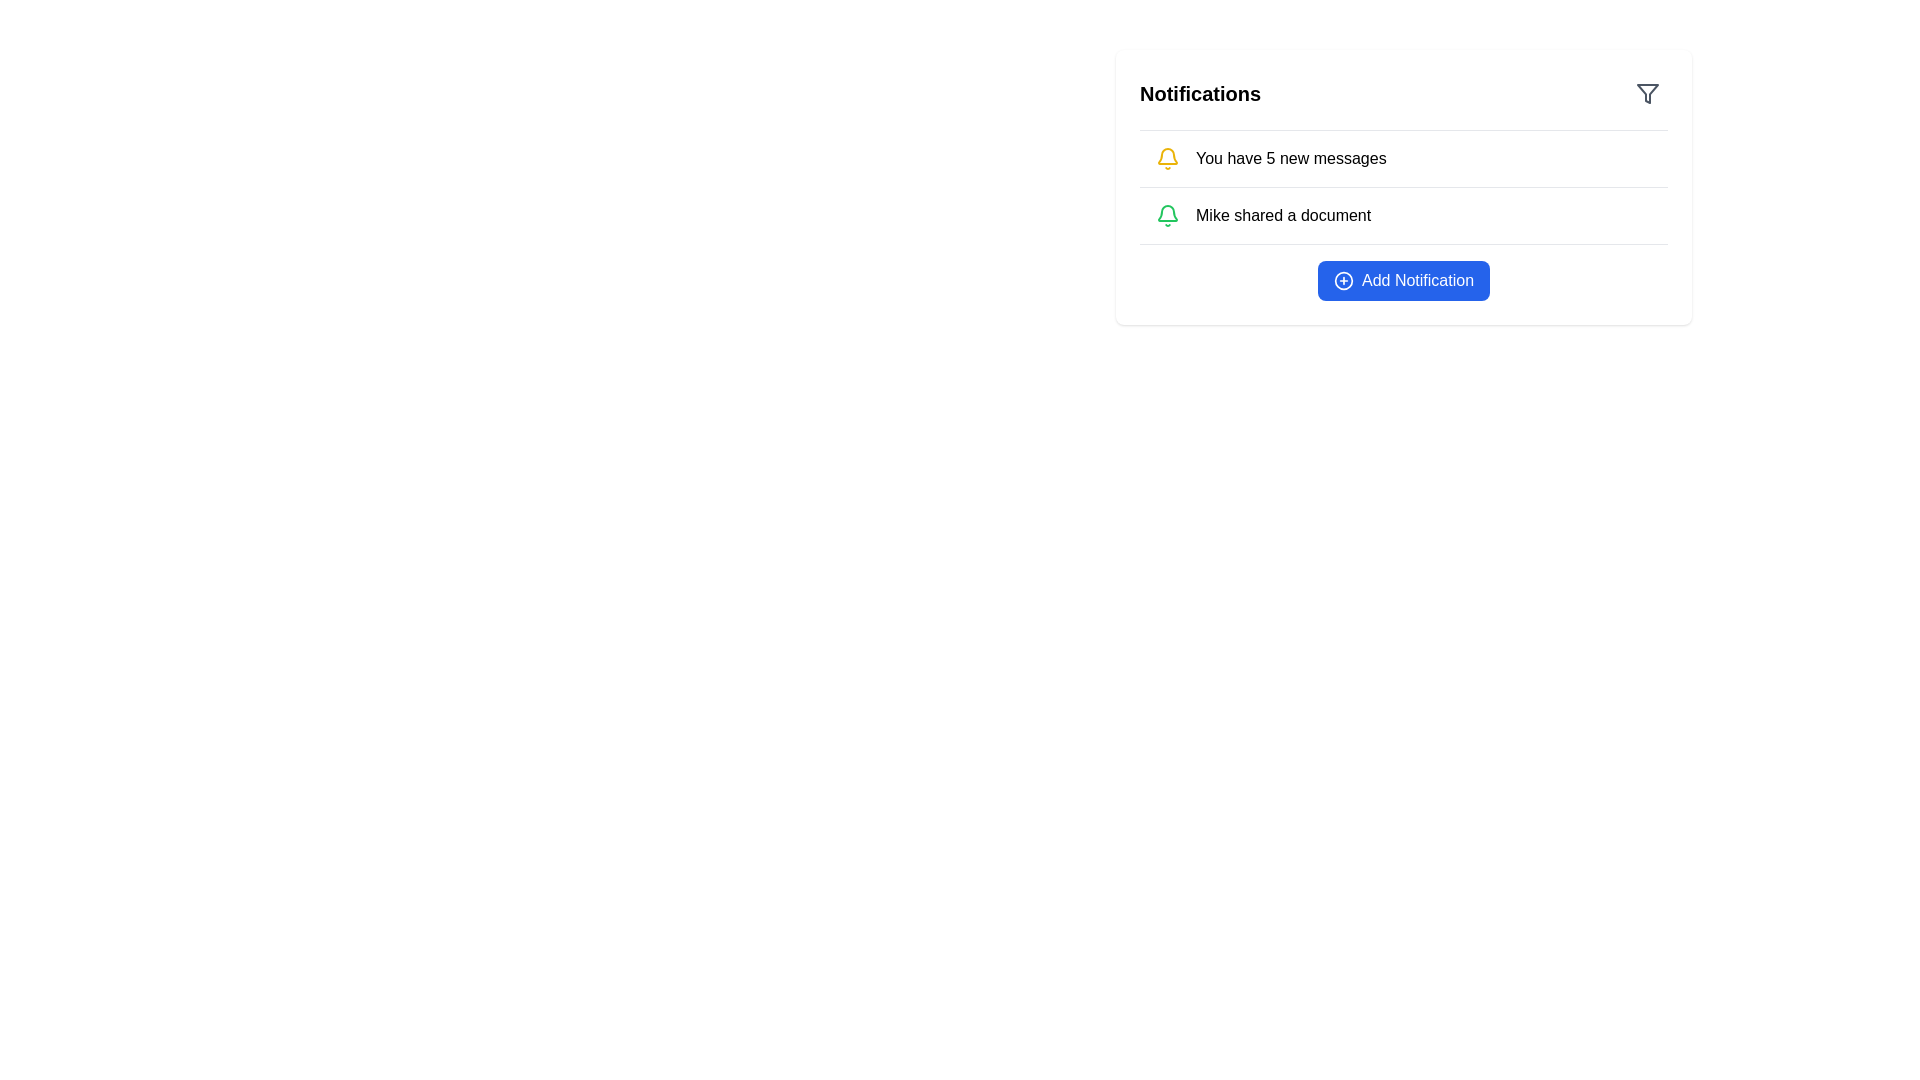 The width and height of the screenshot is (1920, 1080). What do you see at coordinates (1647, 93) in the screenshot?
I see `the Decorative SVG icon of a filtering funnel located in the top-right corner of the notification panel` at bounding box center [1647, 93].